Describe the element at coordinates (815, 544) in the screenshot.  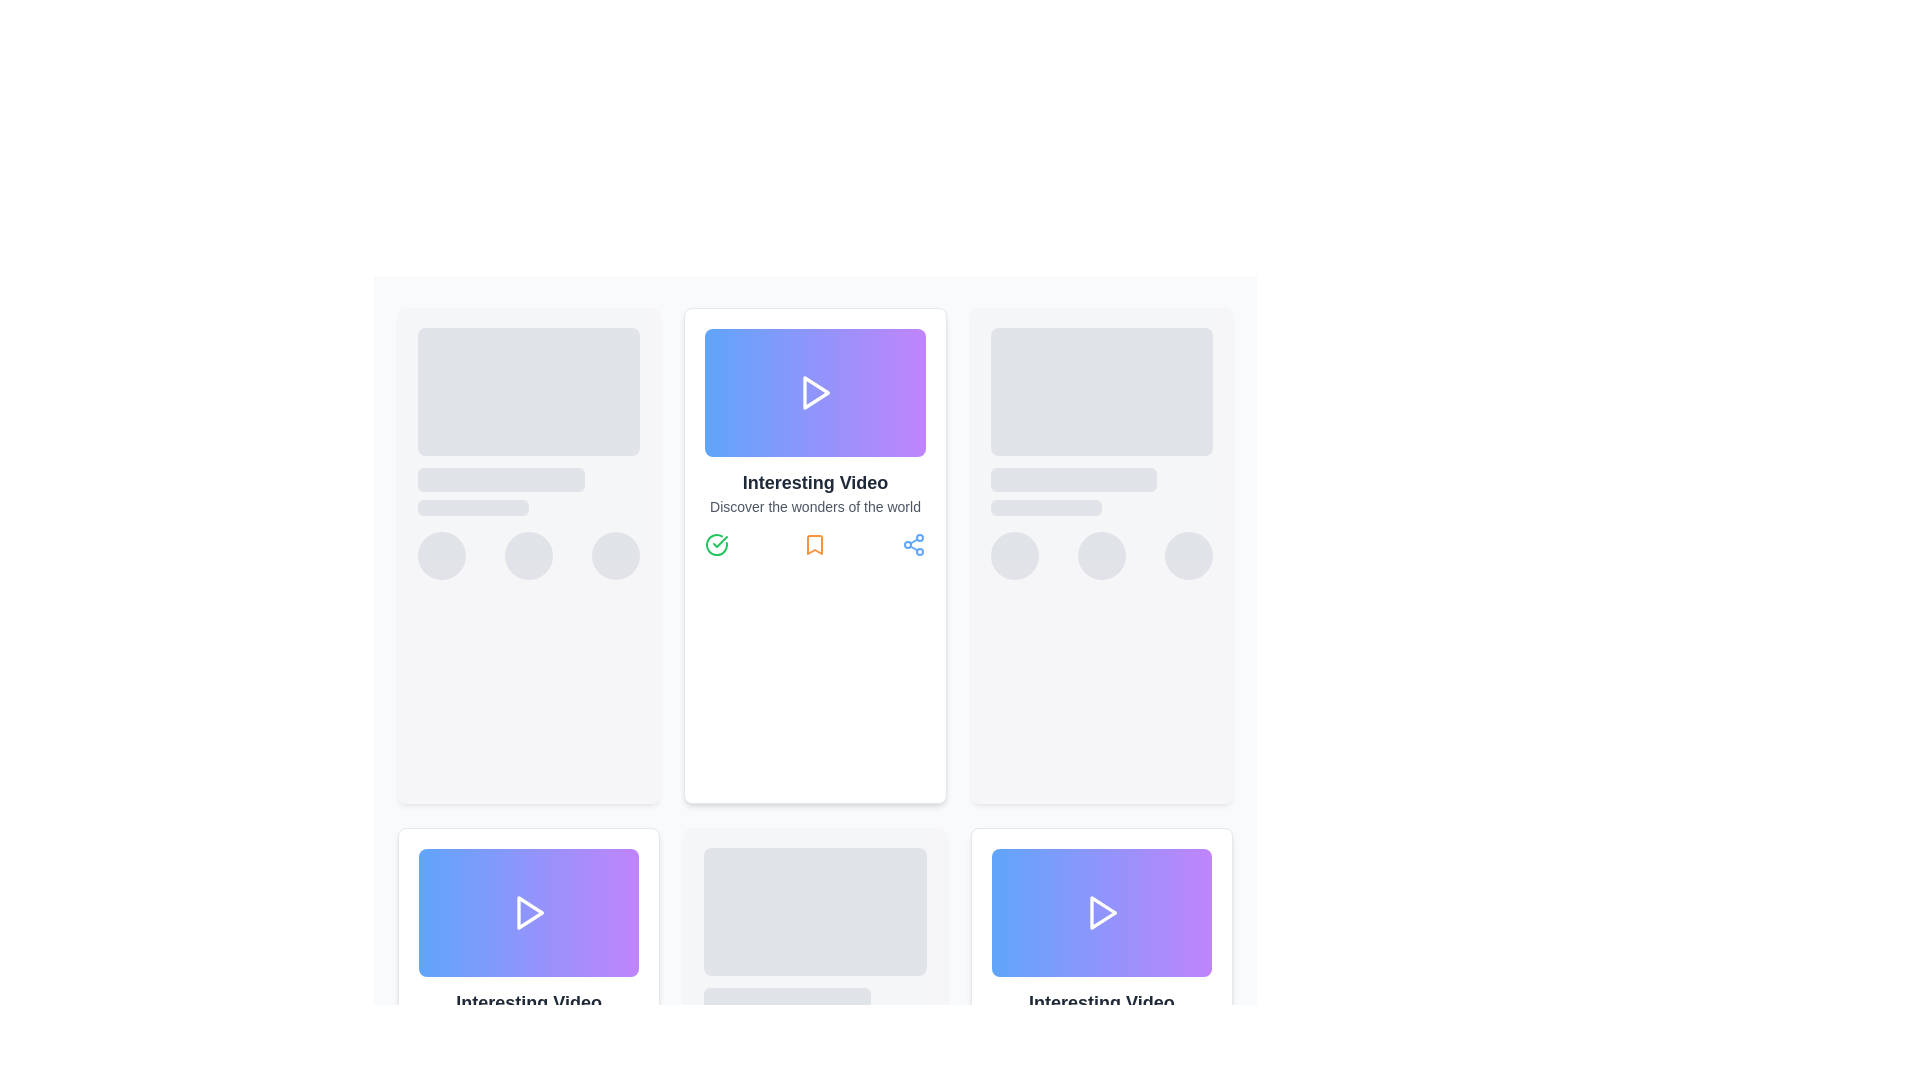
I see `the bookmark icon located below the 'Interesting Video' title and above the share icon` at that location.